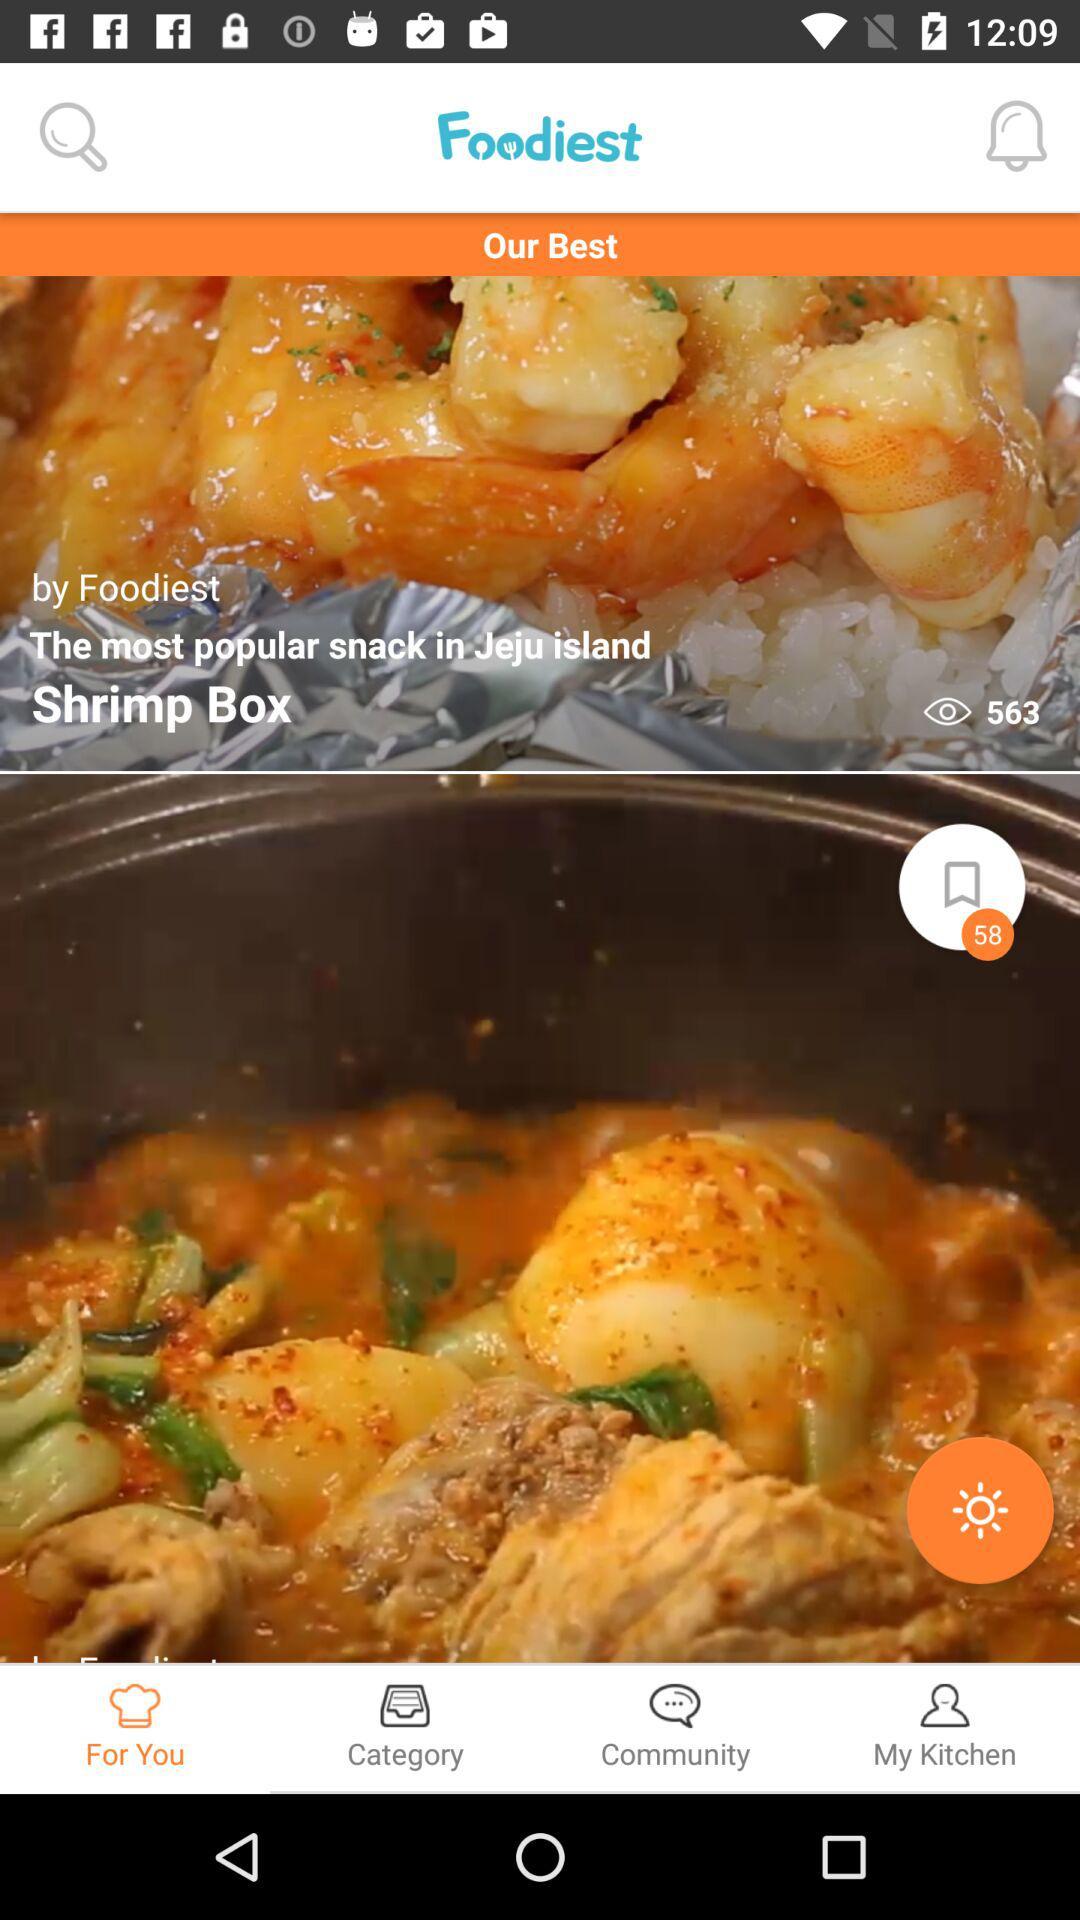 This screenshot has width=1080, height=1920. What do you see at coordinates (979, 1510) in the screenshot?
I see `the second orange colored button on the second image` at bounding box center [979, 1510].